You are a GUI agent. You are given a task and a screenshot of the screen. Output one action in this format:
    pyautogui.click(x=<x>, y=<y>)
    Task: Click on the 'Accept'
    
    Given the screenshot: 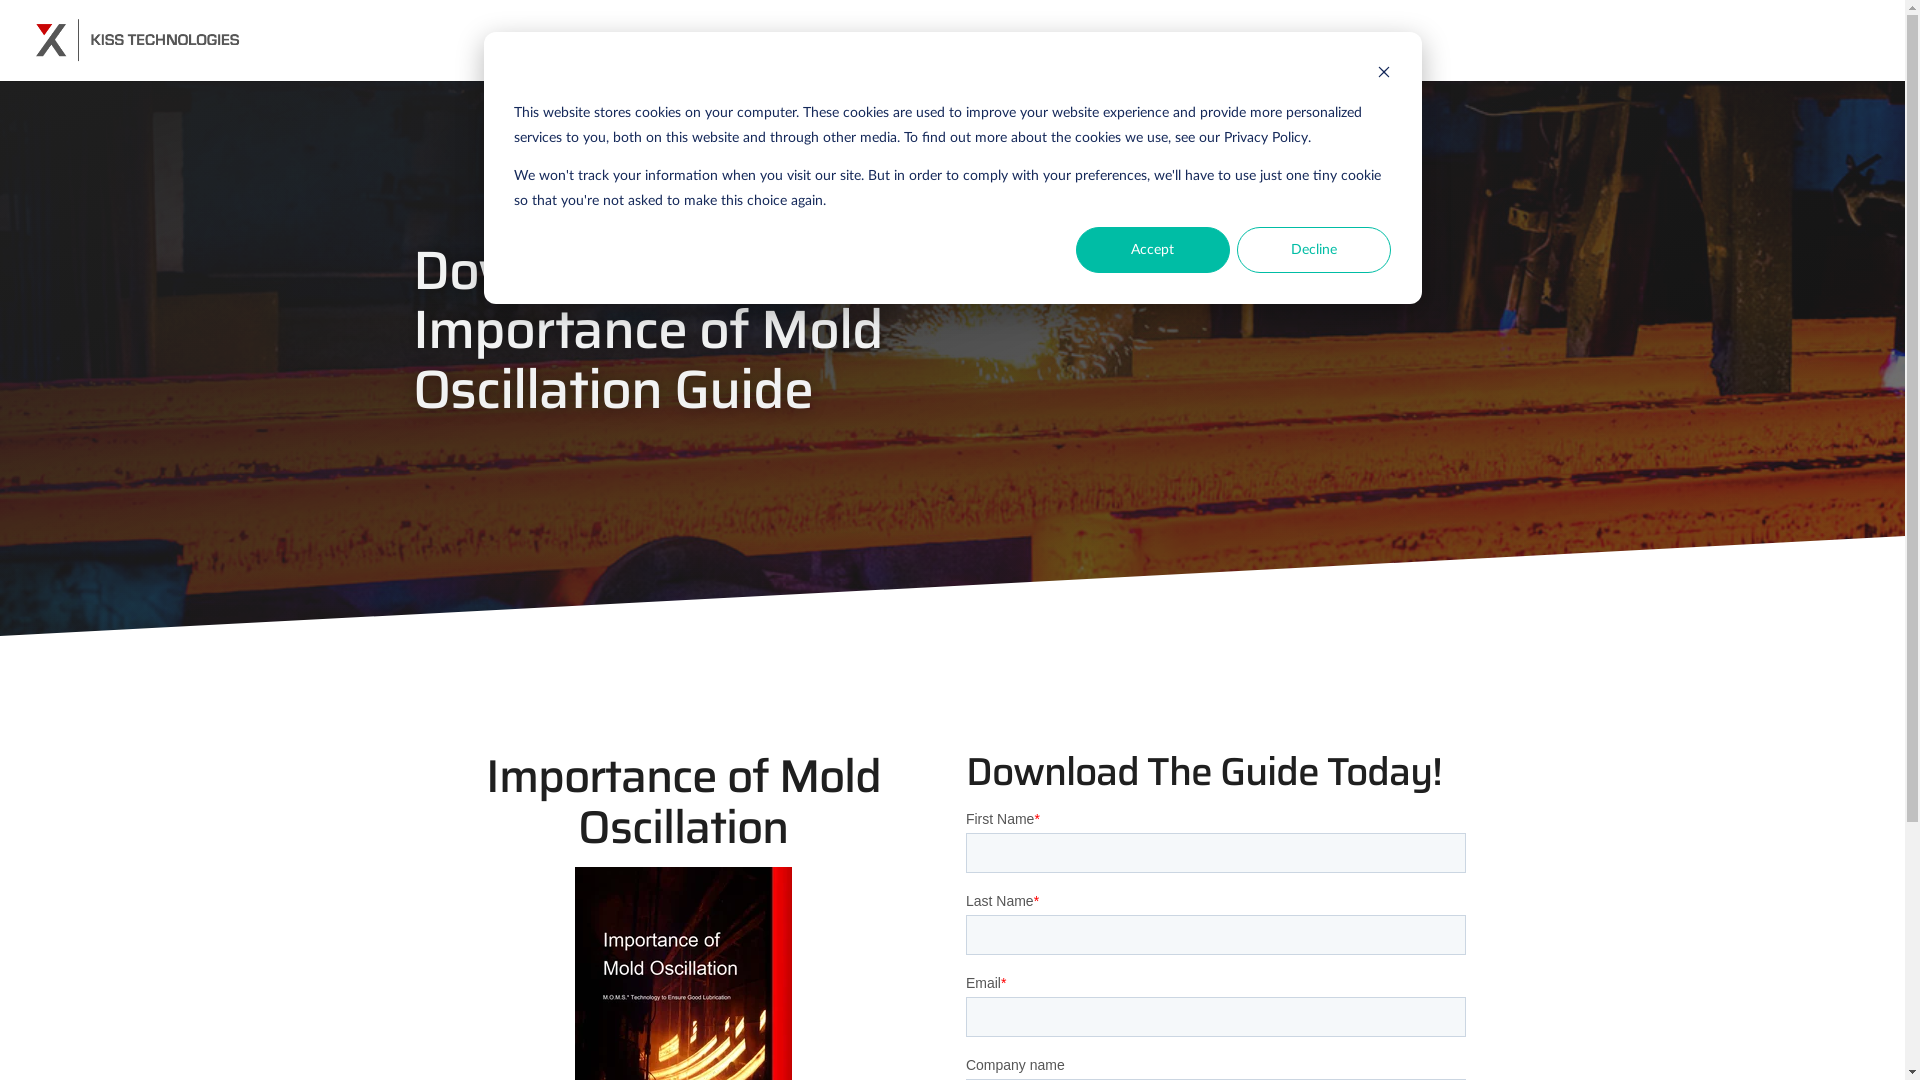 What is the action you would take?
    pyautogui.click(x=1152, y=249)
    